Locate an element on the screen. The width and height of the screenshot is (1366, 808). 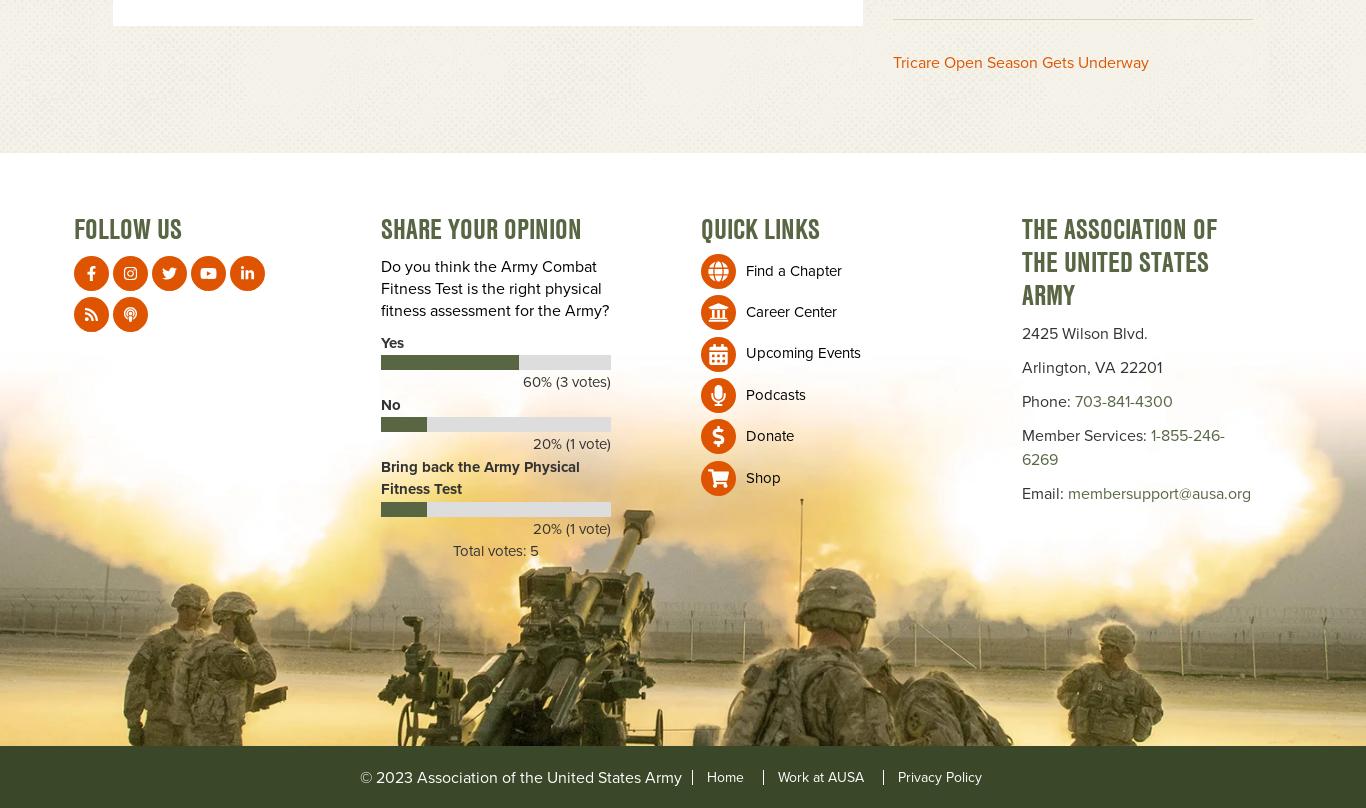
'FOLLOW US' is located at coordinates (126, 228).